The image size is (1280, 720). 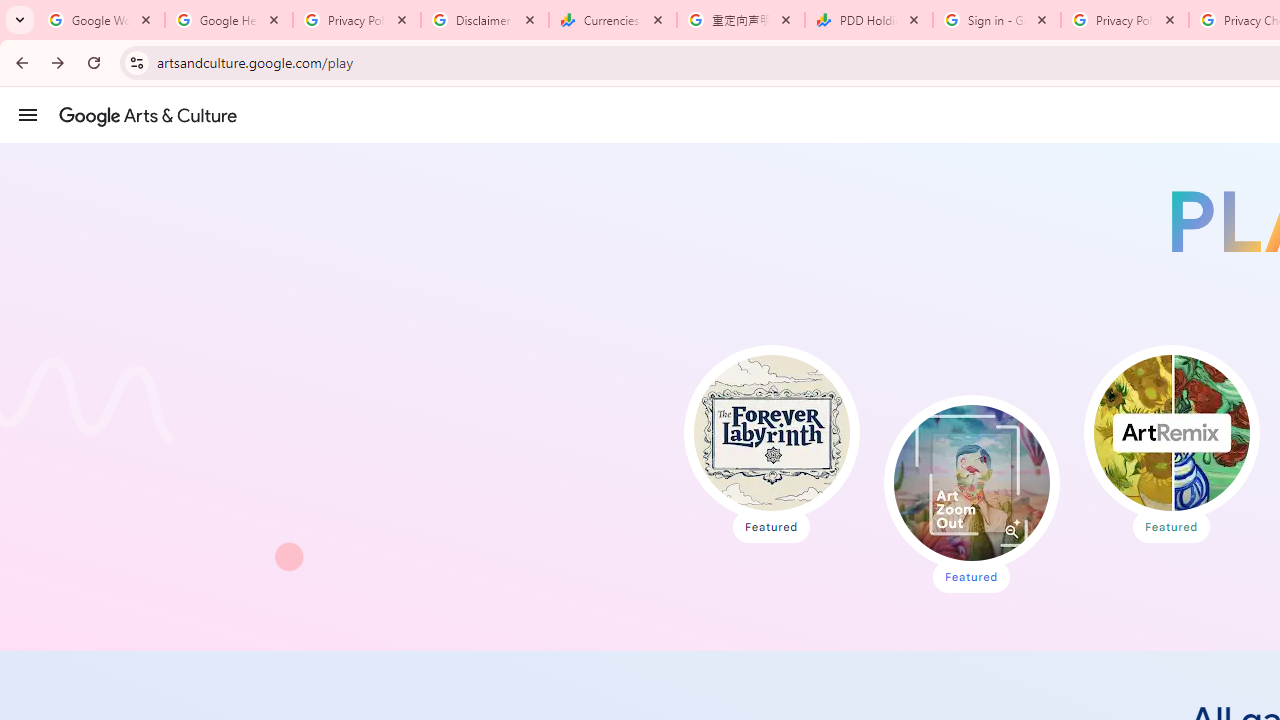 I want to click on 'Sign in - Google Accounts', so click(x=997, y=20).